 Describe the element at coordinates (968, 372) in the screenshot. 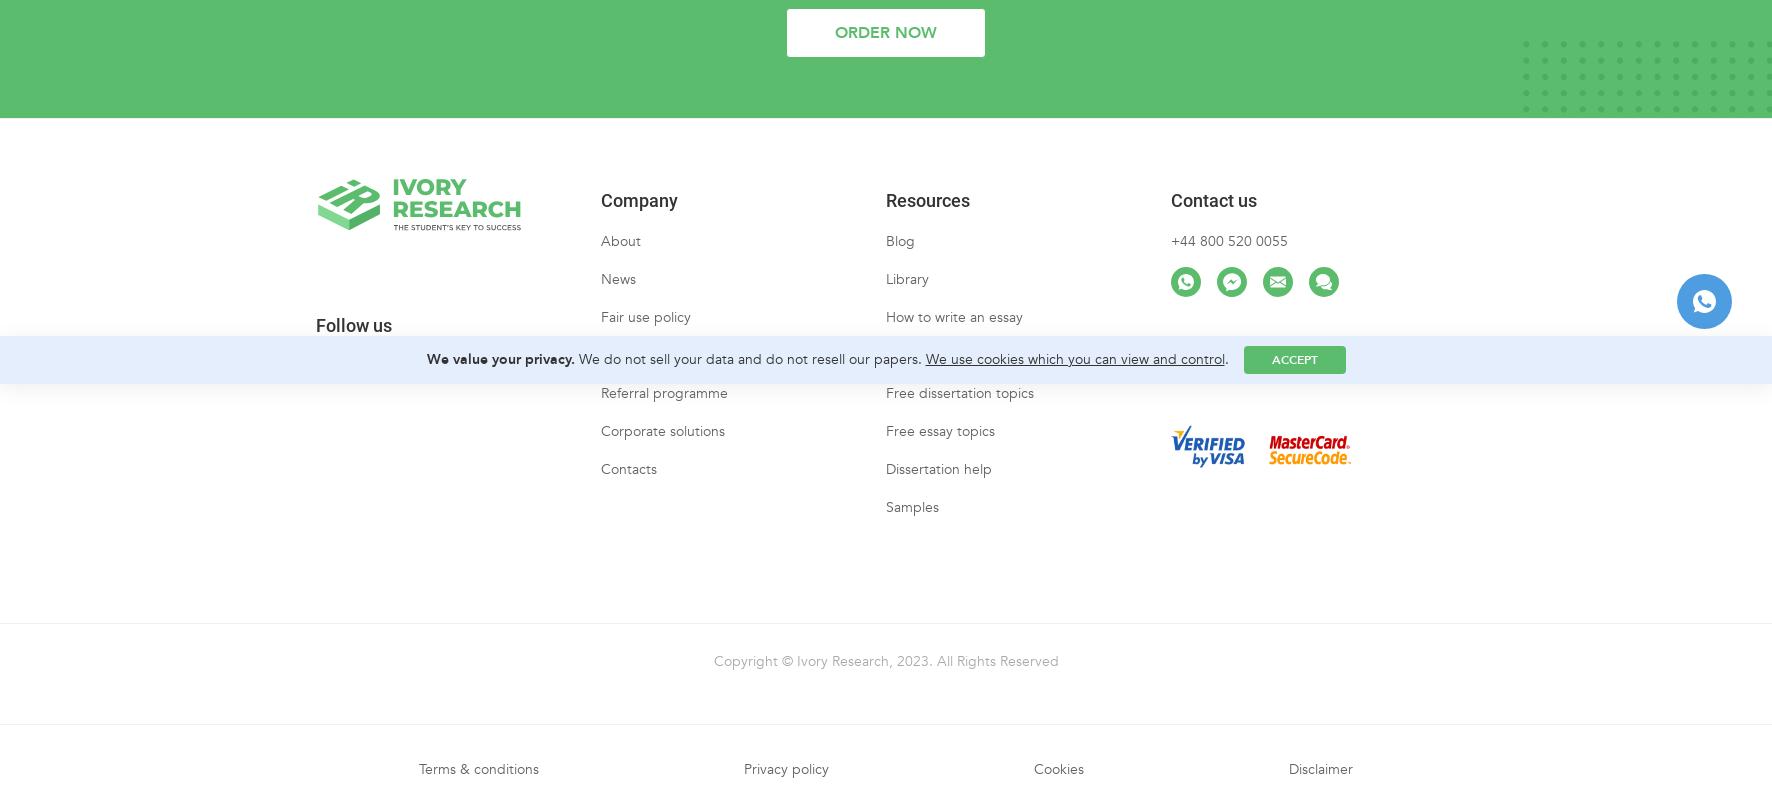

I see `'How to write a dissertation'` at that location.